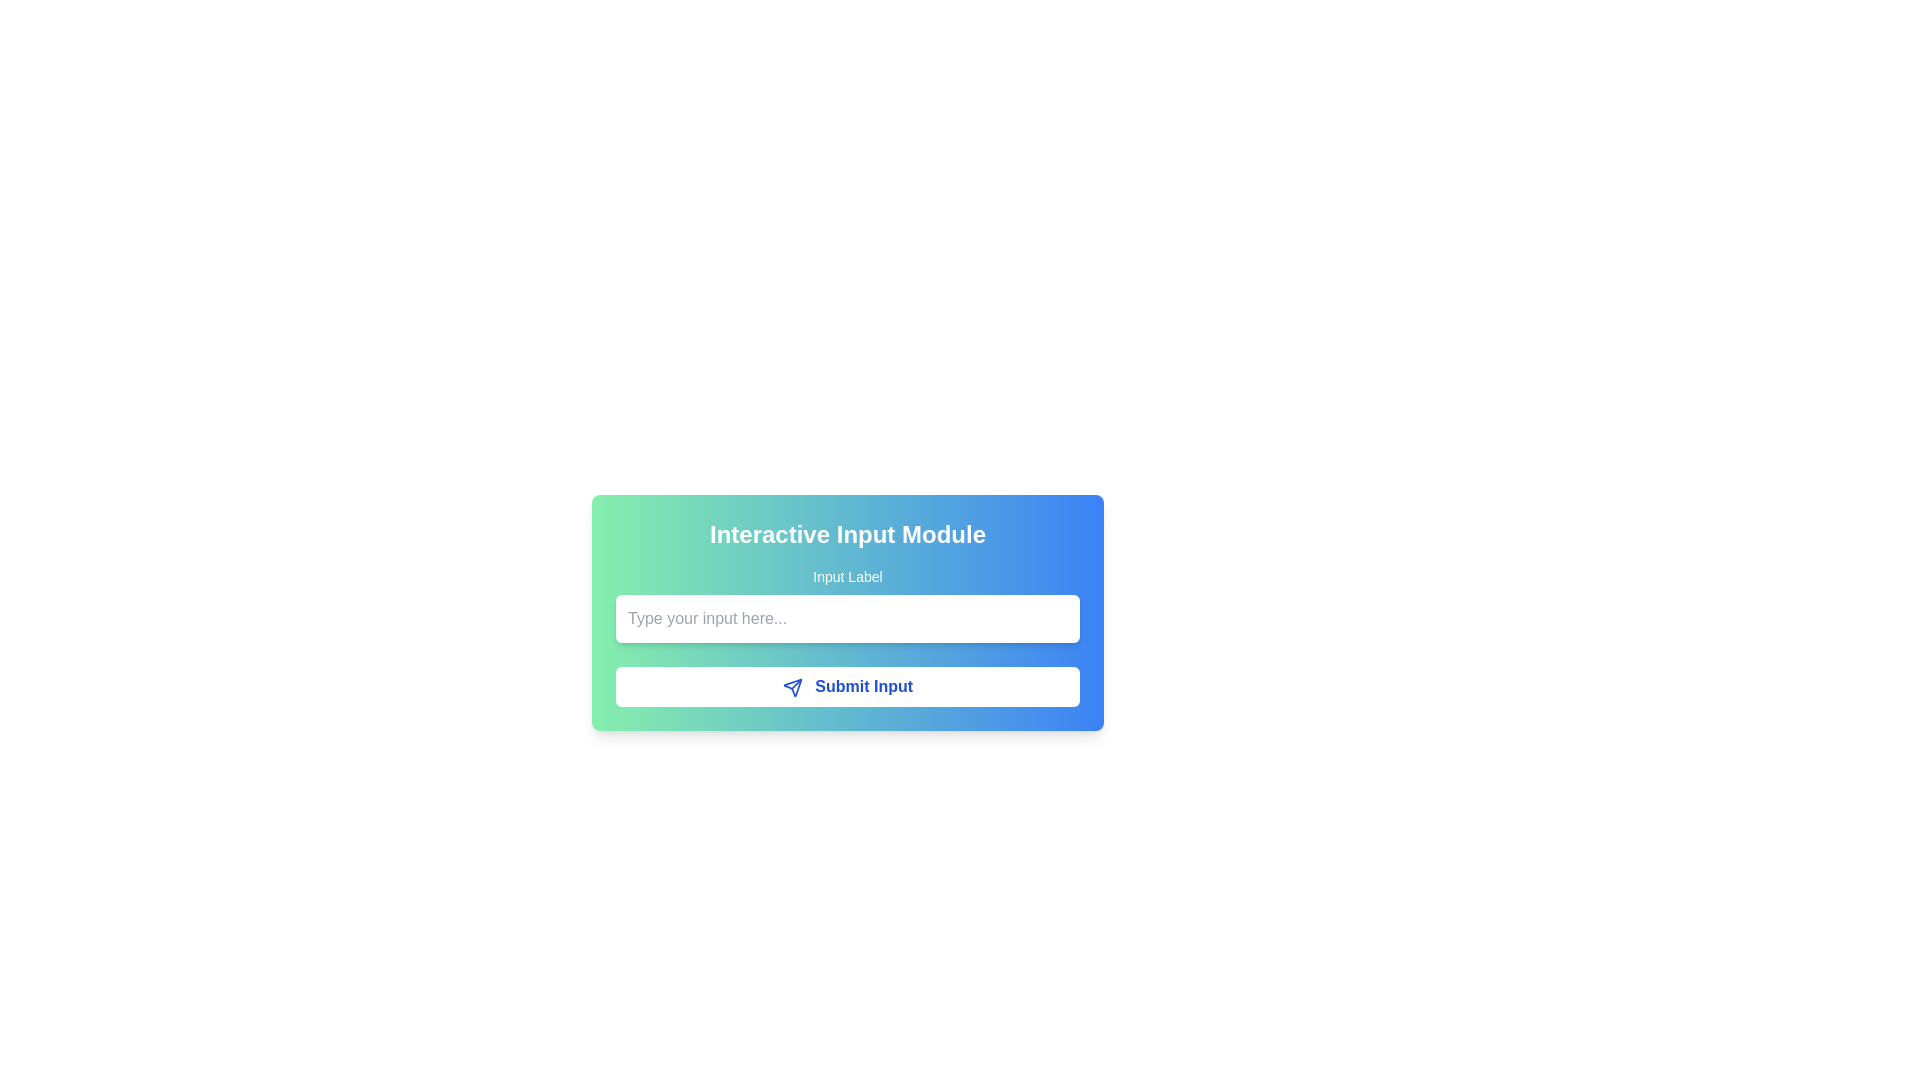  I want to click on the label of the Labeled input field located beneath the heading 'Interactive Input Module', so click(848, 604).